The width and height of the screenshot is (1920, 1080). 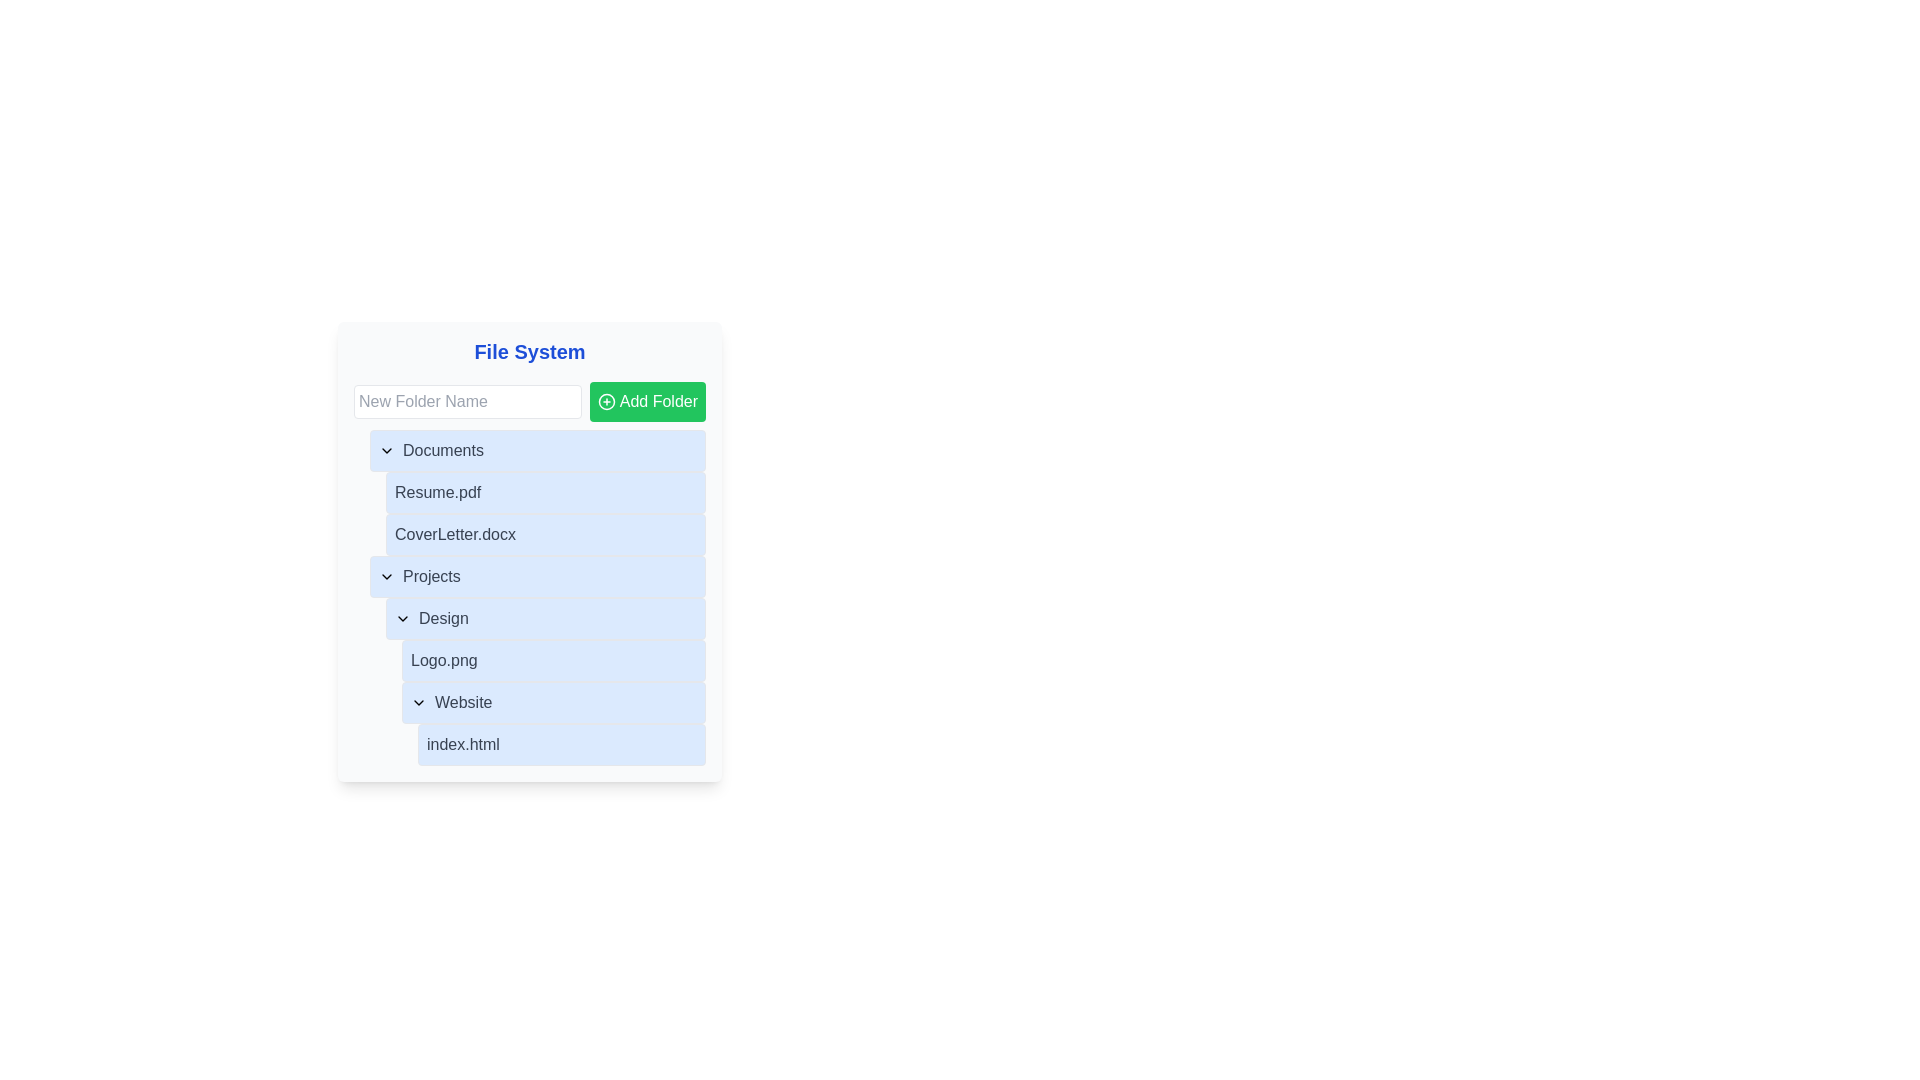 I want to click on the blue-shaded list item labeled 'Design' in the hierarchical file navigation interface, so click(x=529, y=596).